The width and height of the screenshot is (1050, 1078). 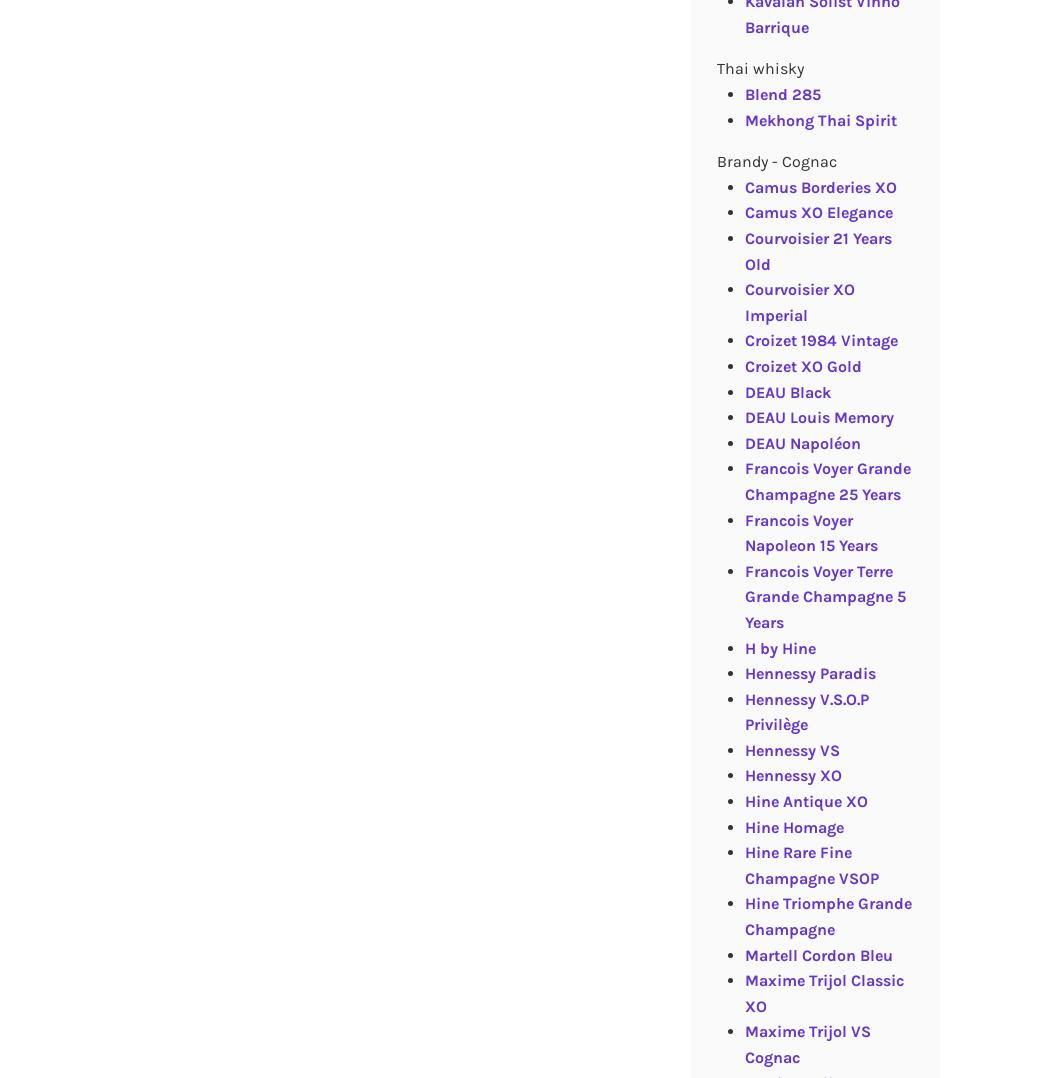 I want to click on 'Hennessy VS', so click(x=743, y=749).